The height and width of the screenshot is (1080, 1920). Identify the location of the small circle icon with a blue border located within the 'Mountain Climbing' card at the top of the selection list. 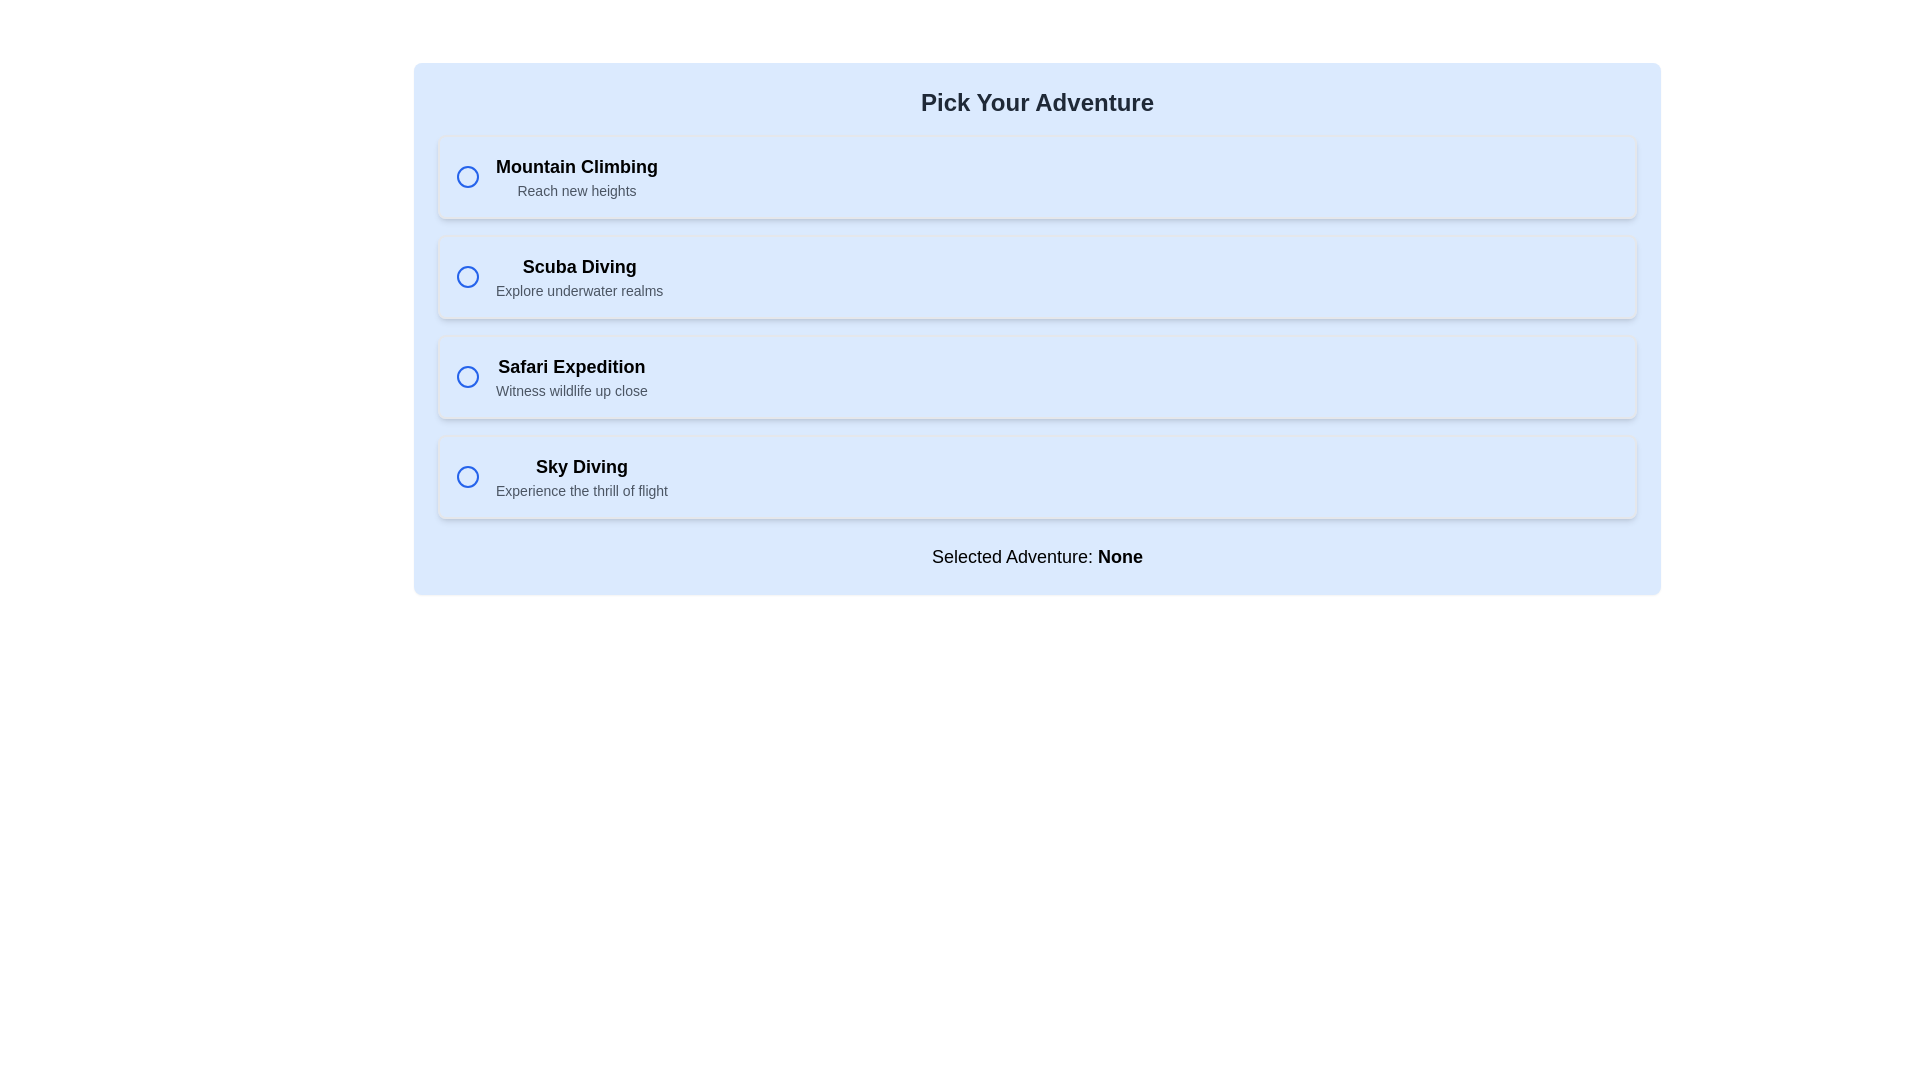
(466, 176).